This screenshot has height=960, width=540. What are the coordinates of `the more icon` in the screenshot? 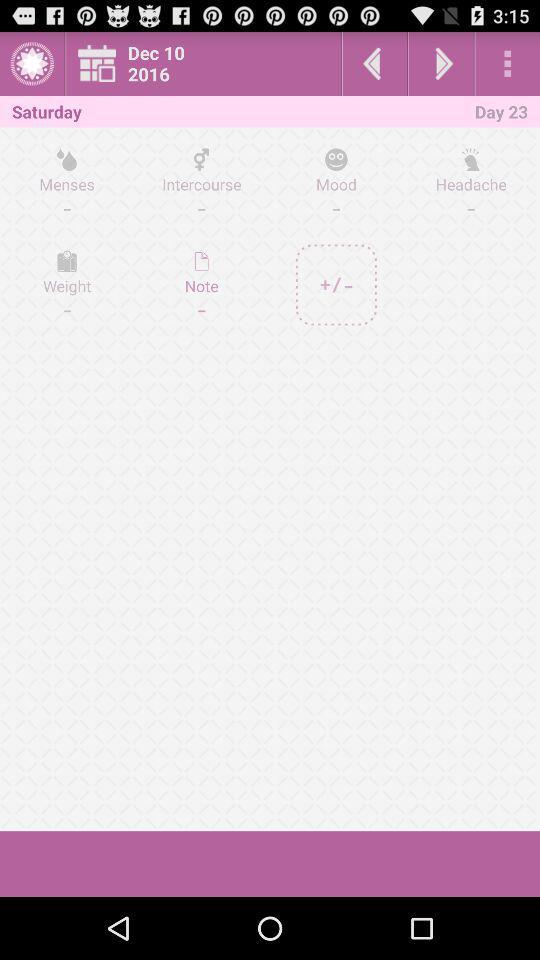 It's located at (507, 68).